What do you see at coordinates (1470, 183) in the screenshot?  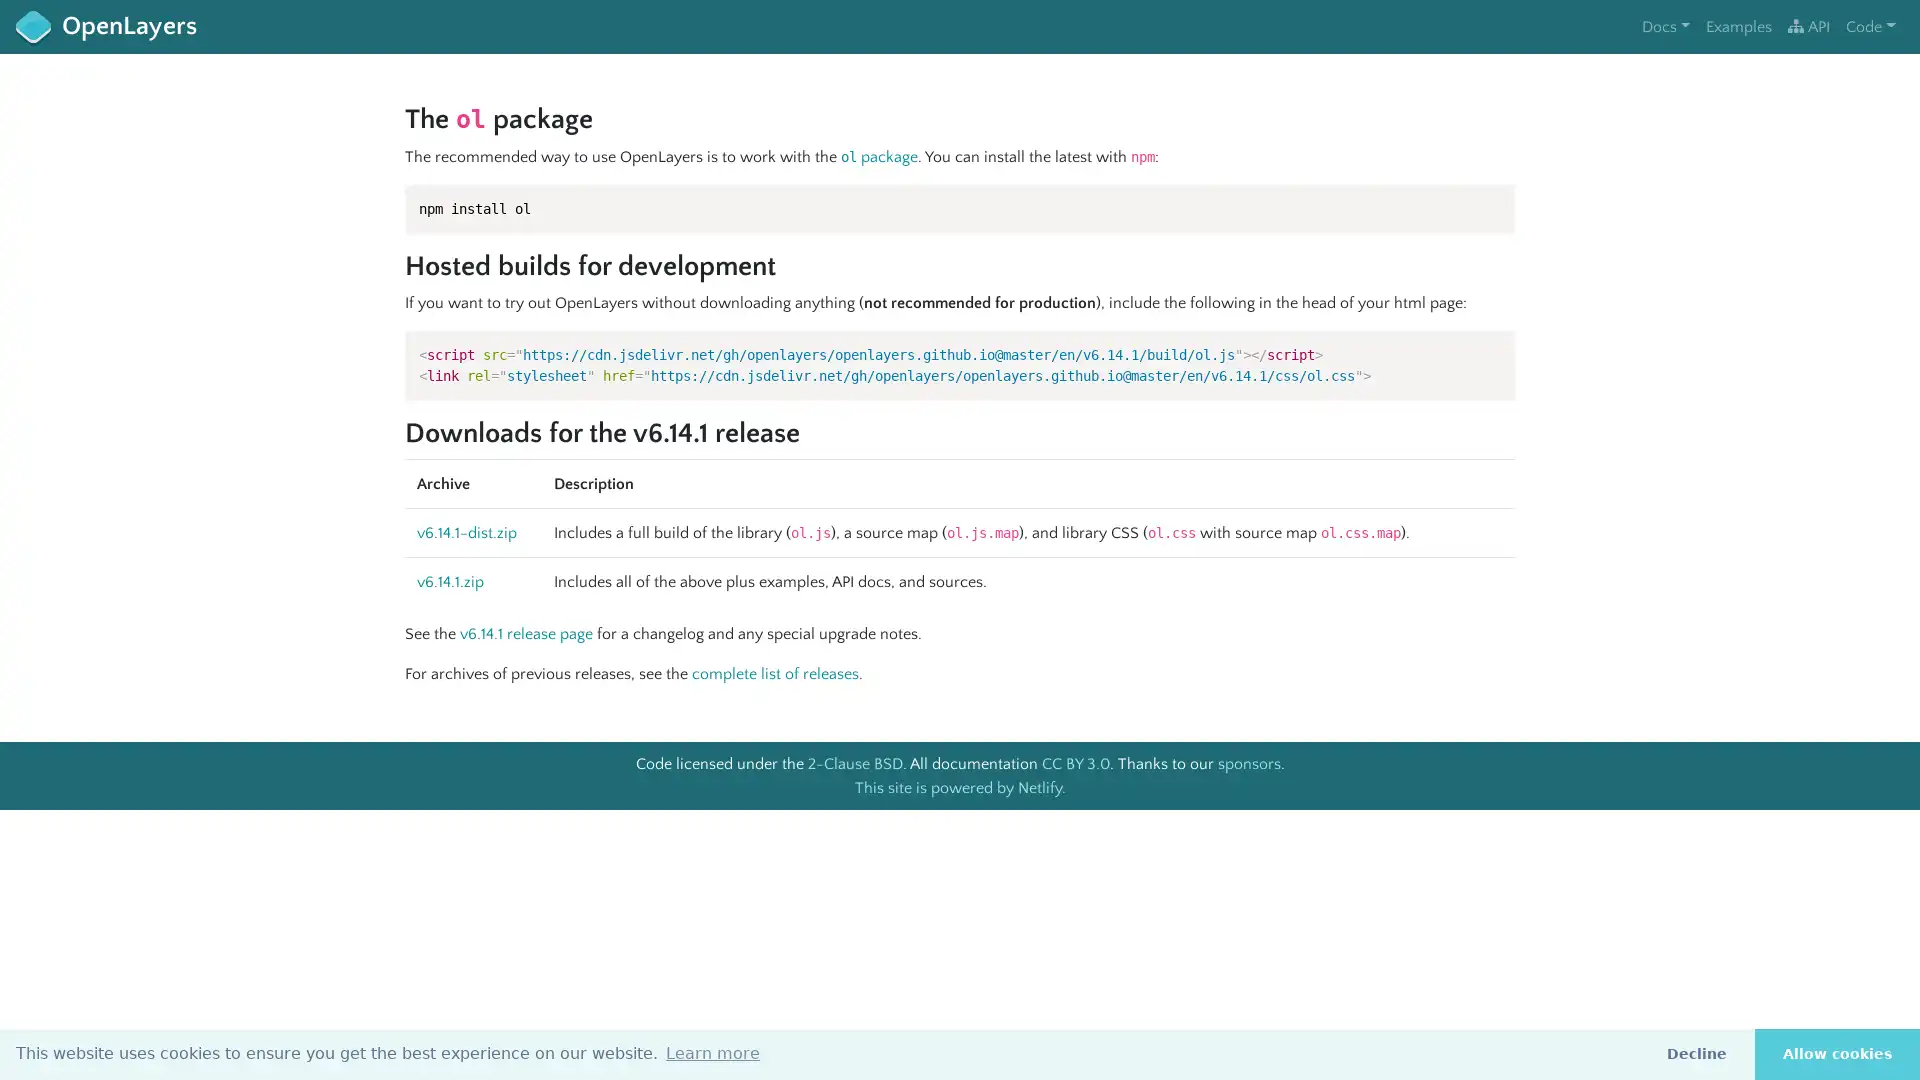 I see `Copy` at bounding box center [1470, 183].